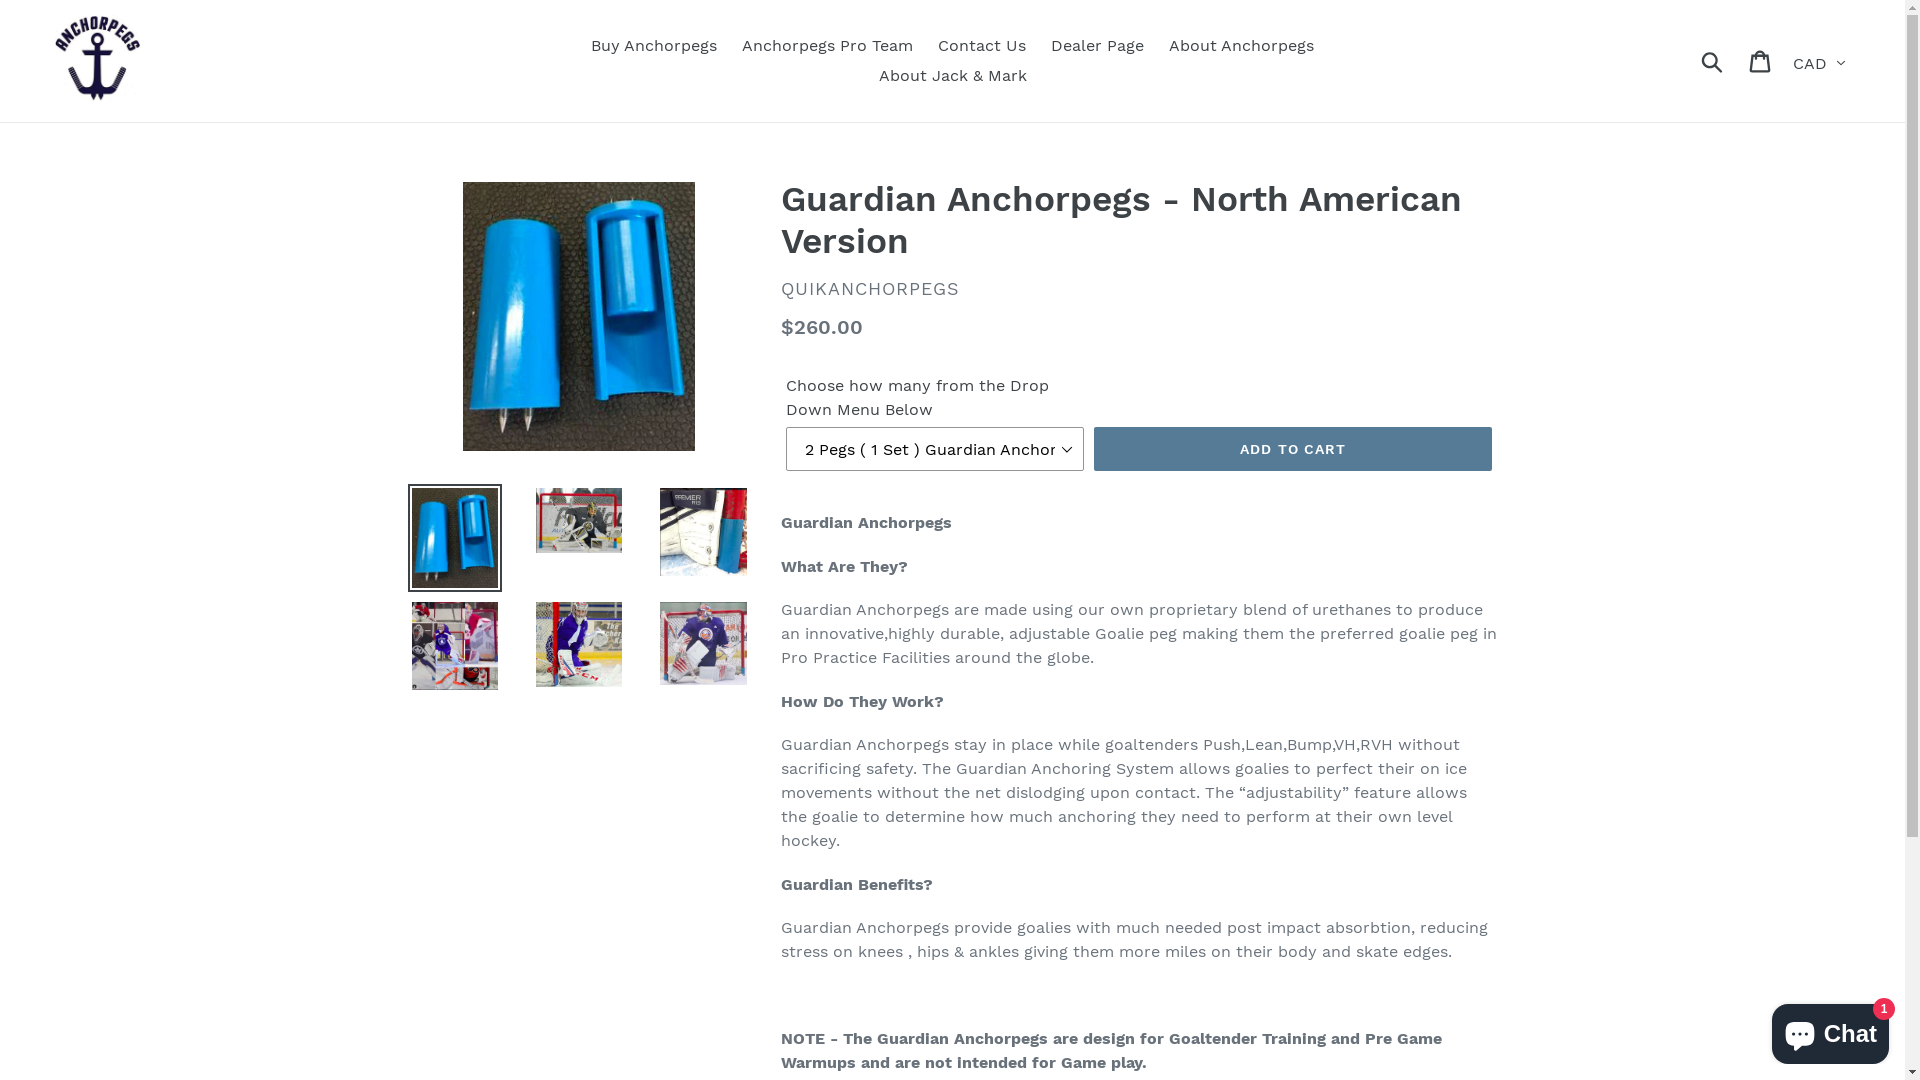 The image size is (1920, 1080). What do you see at coordinates (1158, 45) in the screenshot?
I see `'About Anchorpegs'` at bounding box center [1158, 45].